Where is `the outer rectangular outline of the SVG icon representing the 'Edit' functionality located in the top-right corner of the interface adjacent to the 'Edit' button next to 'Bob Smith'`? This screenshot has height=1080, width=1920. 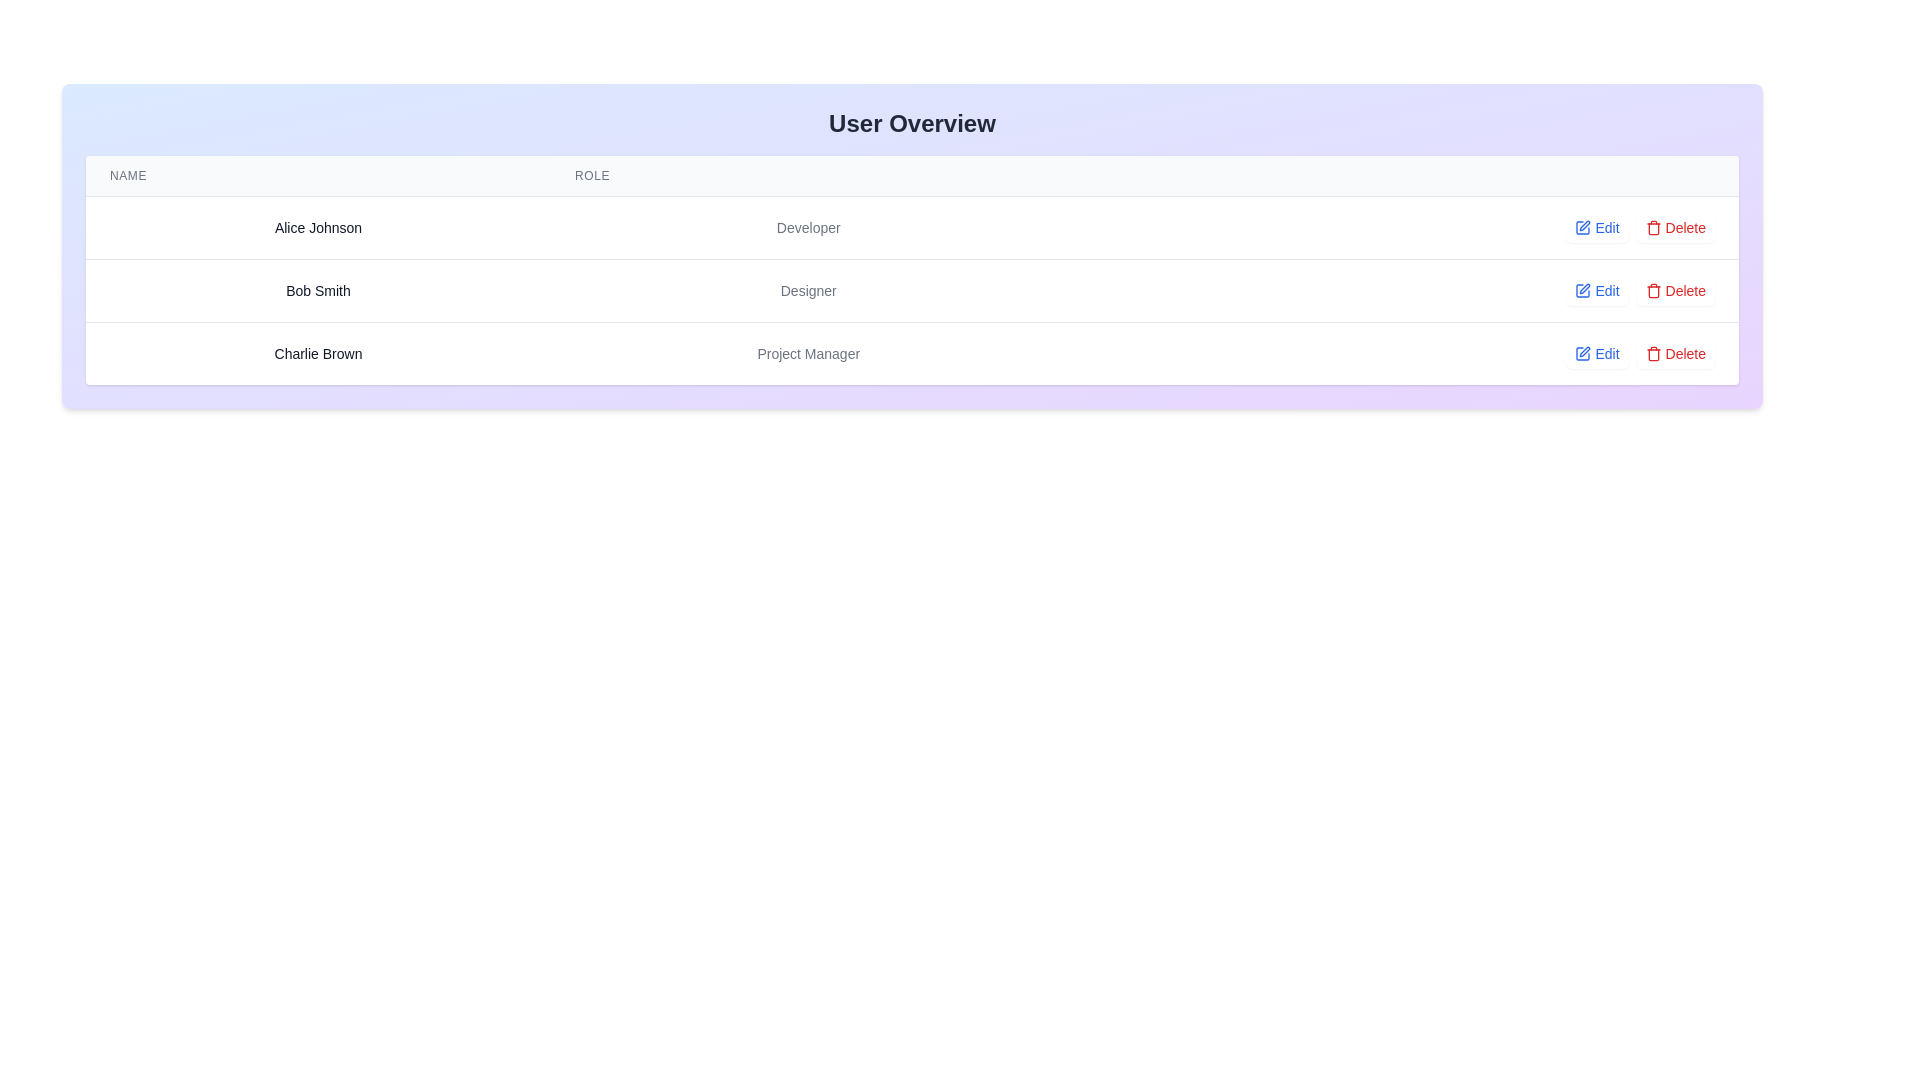
the outer rectangular outline of the SVG icon representing the 'Edit' functionality located in the top-right corner of the interface adjacent to the 'Edit' button next to 'Bob Smith' is located at coordinates (1582, 290).